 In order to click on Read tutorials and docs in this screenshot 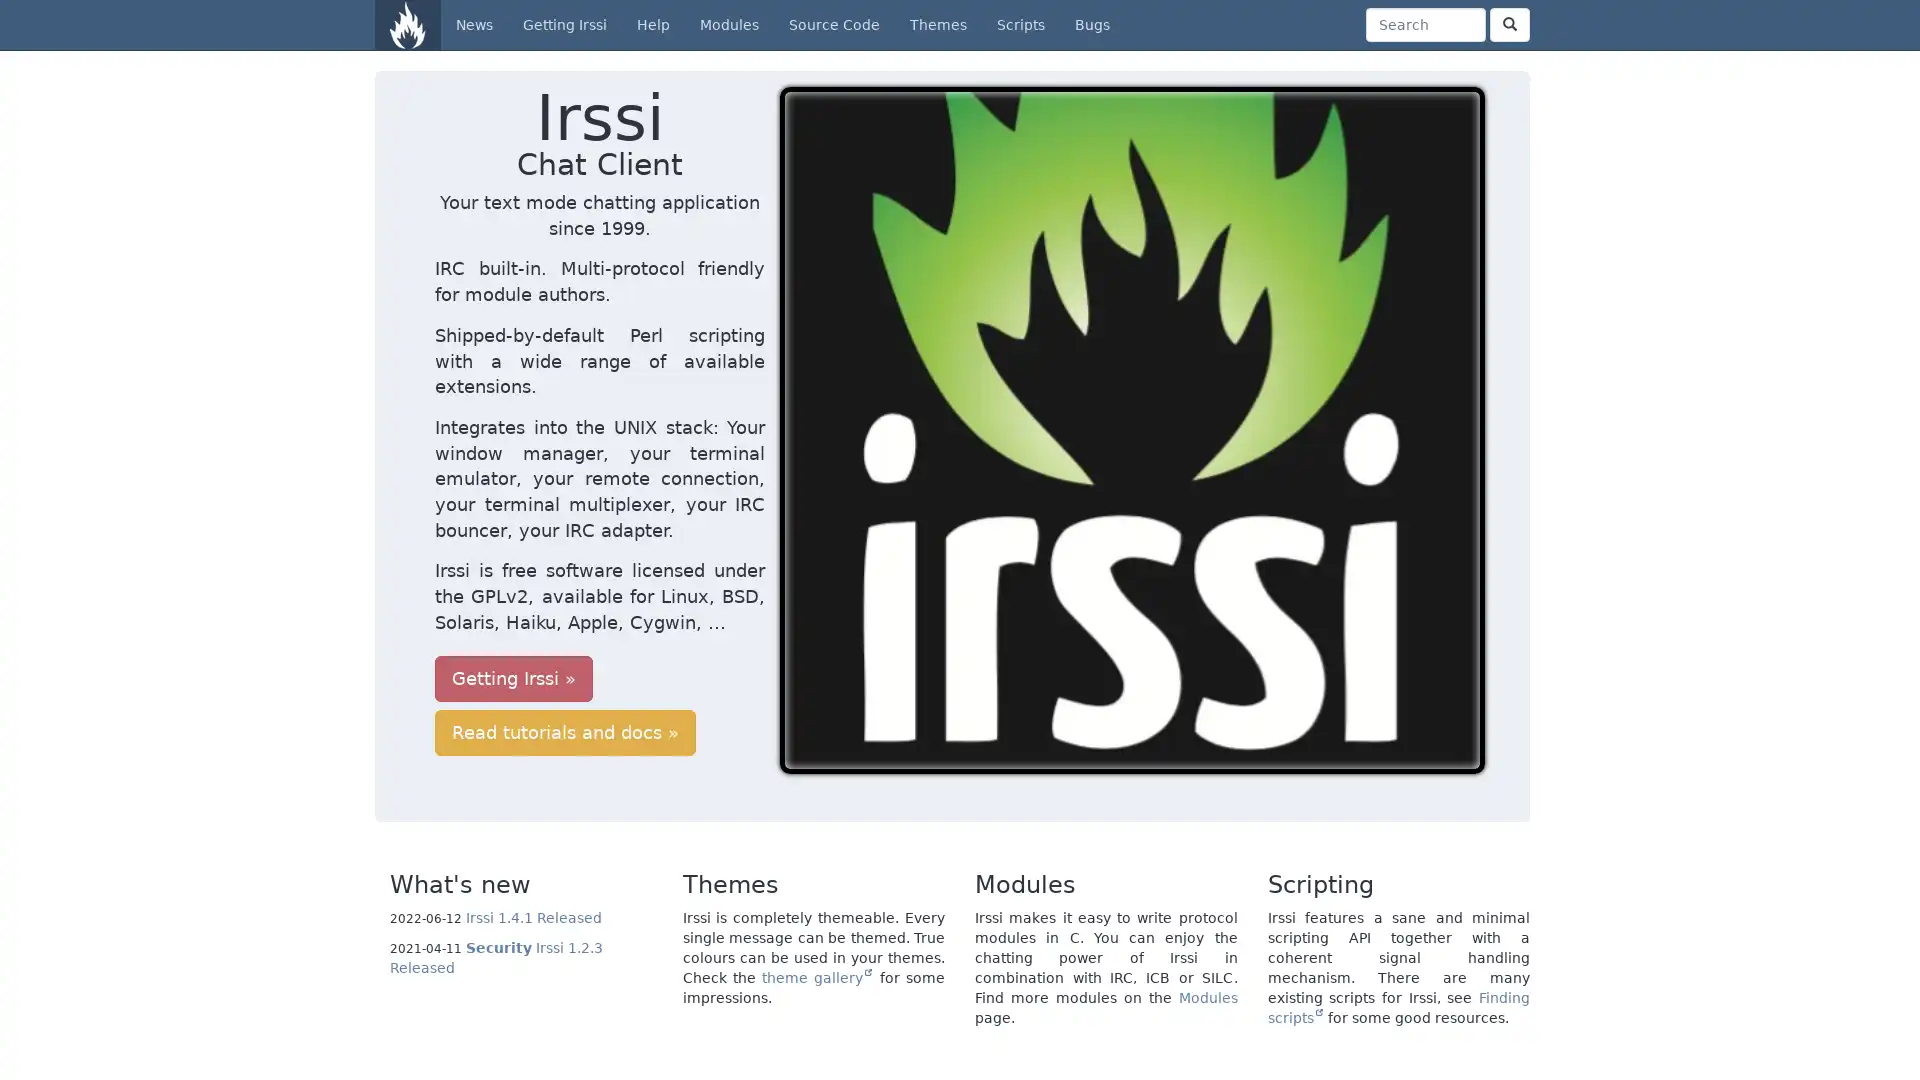, I will do `click(728, 574)`.